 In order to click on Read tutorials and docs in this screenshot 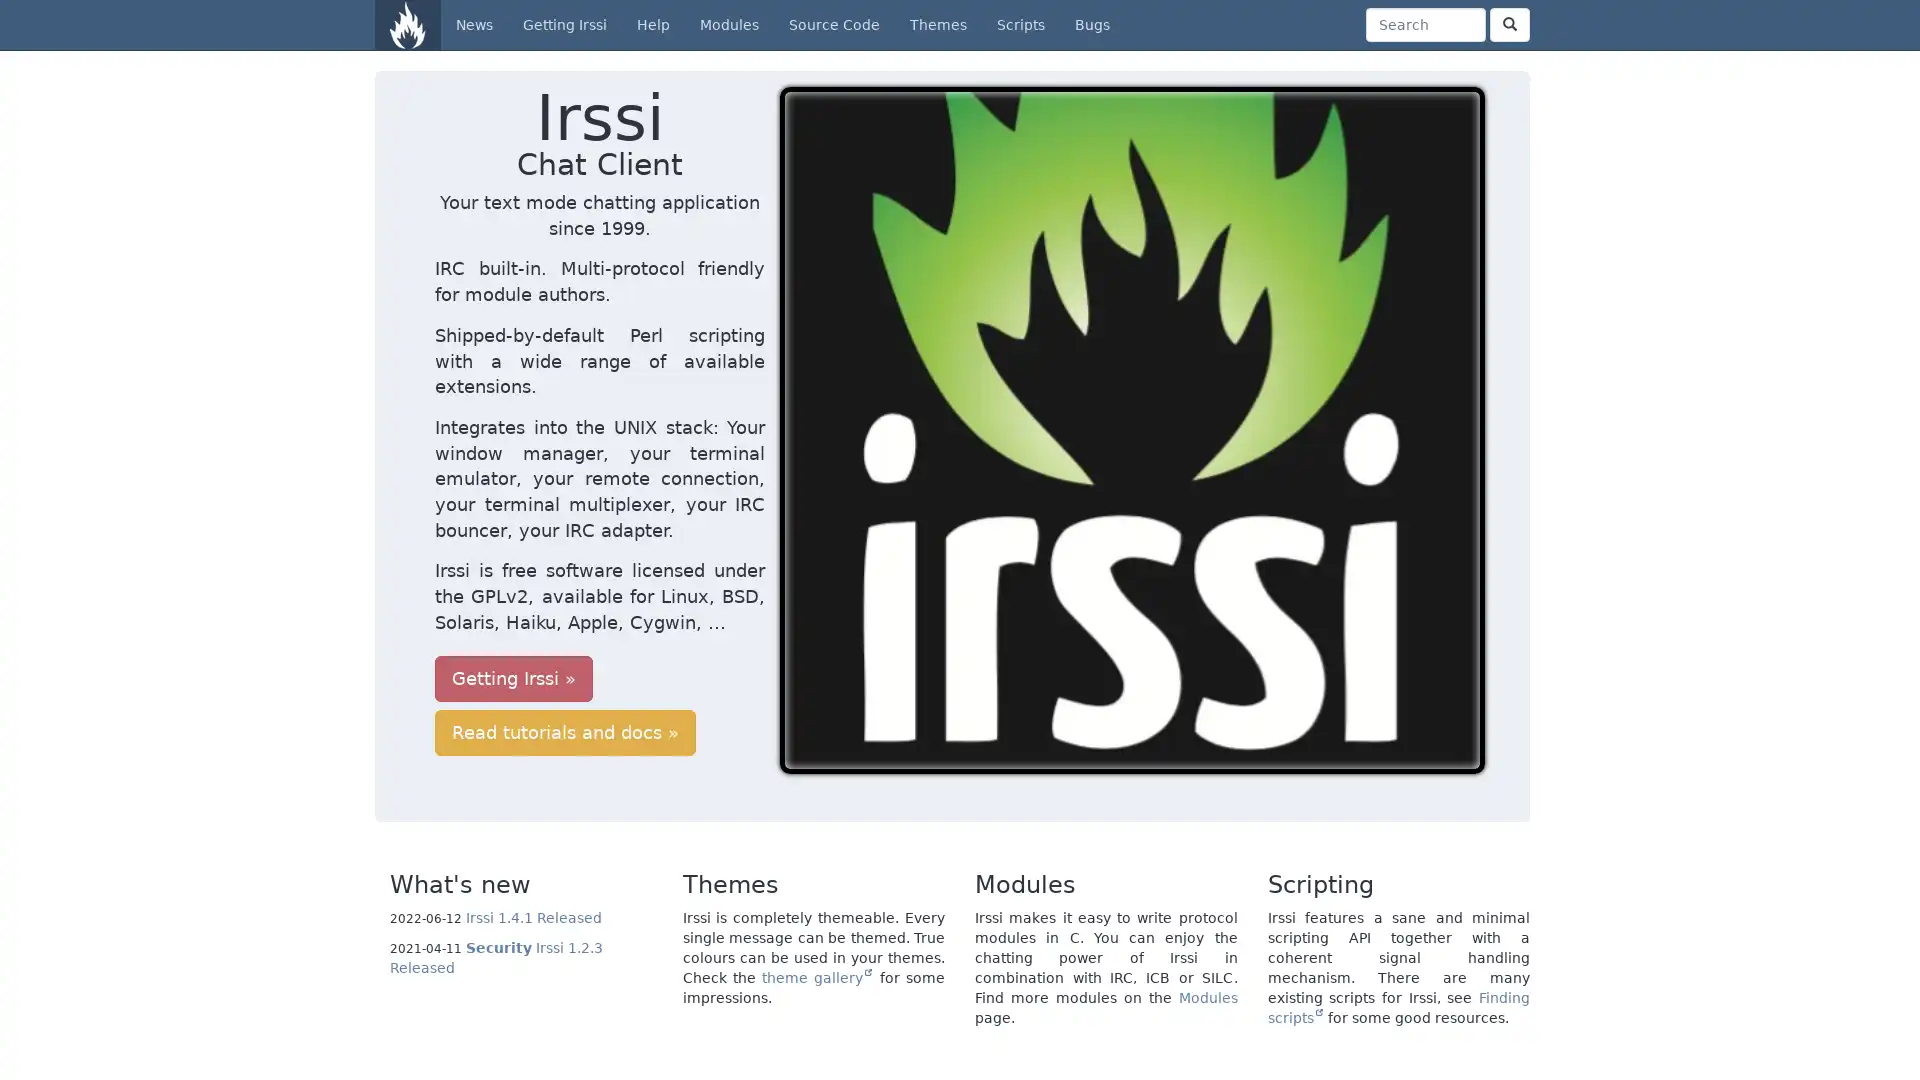, I will do `click(728, 574)`.